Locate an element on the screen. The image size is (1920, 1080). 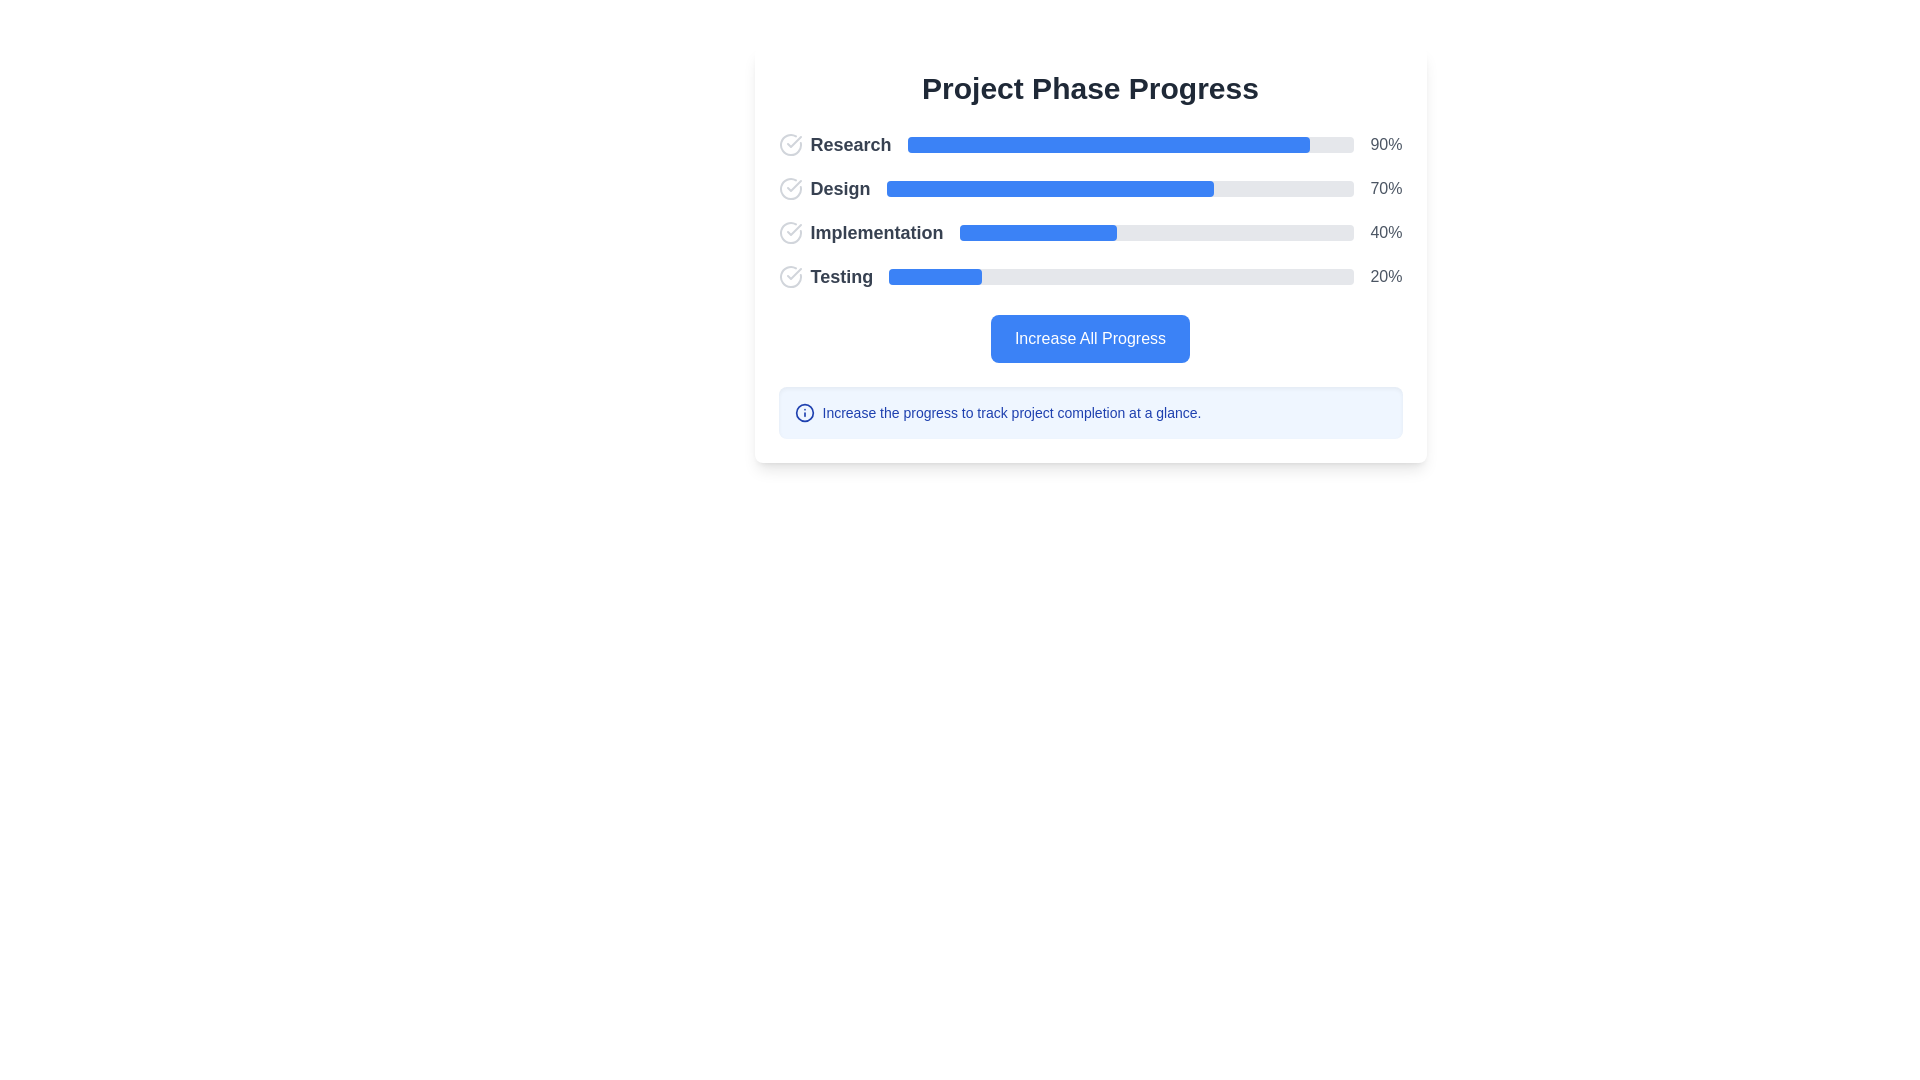
the text label that displays the percentage progress for the 'Design' phase in the project progress tracker, positioned at the far-right end of the 'Design' progress row is located at coordinates (1385, 189).